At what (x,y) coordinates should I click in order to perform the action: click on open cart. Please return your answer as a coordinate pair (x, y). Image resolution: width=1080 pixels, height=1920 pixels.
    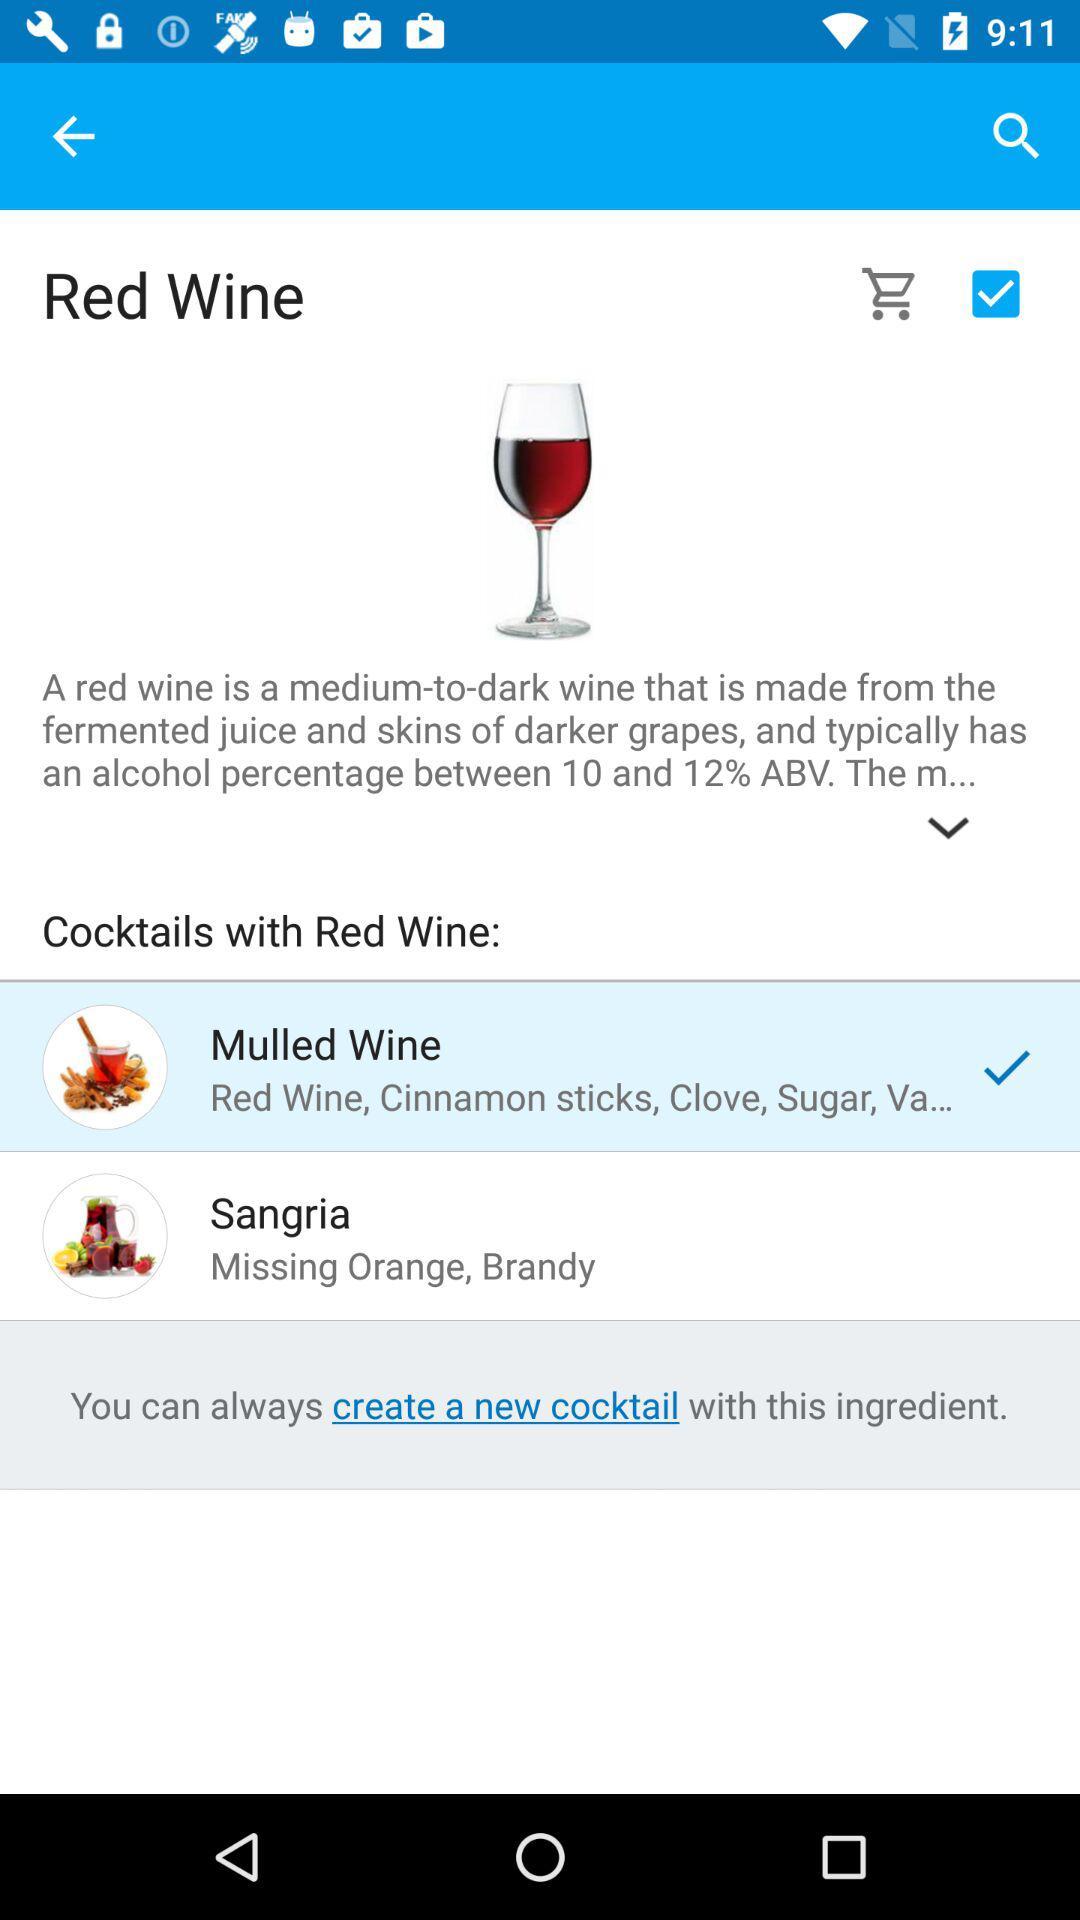
    Looking at the image, I should click on (901, 292).